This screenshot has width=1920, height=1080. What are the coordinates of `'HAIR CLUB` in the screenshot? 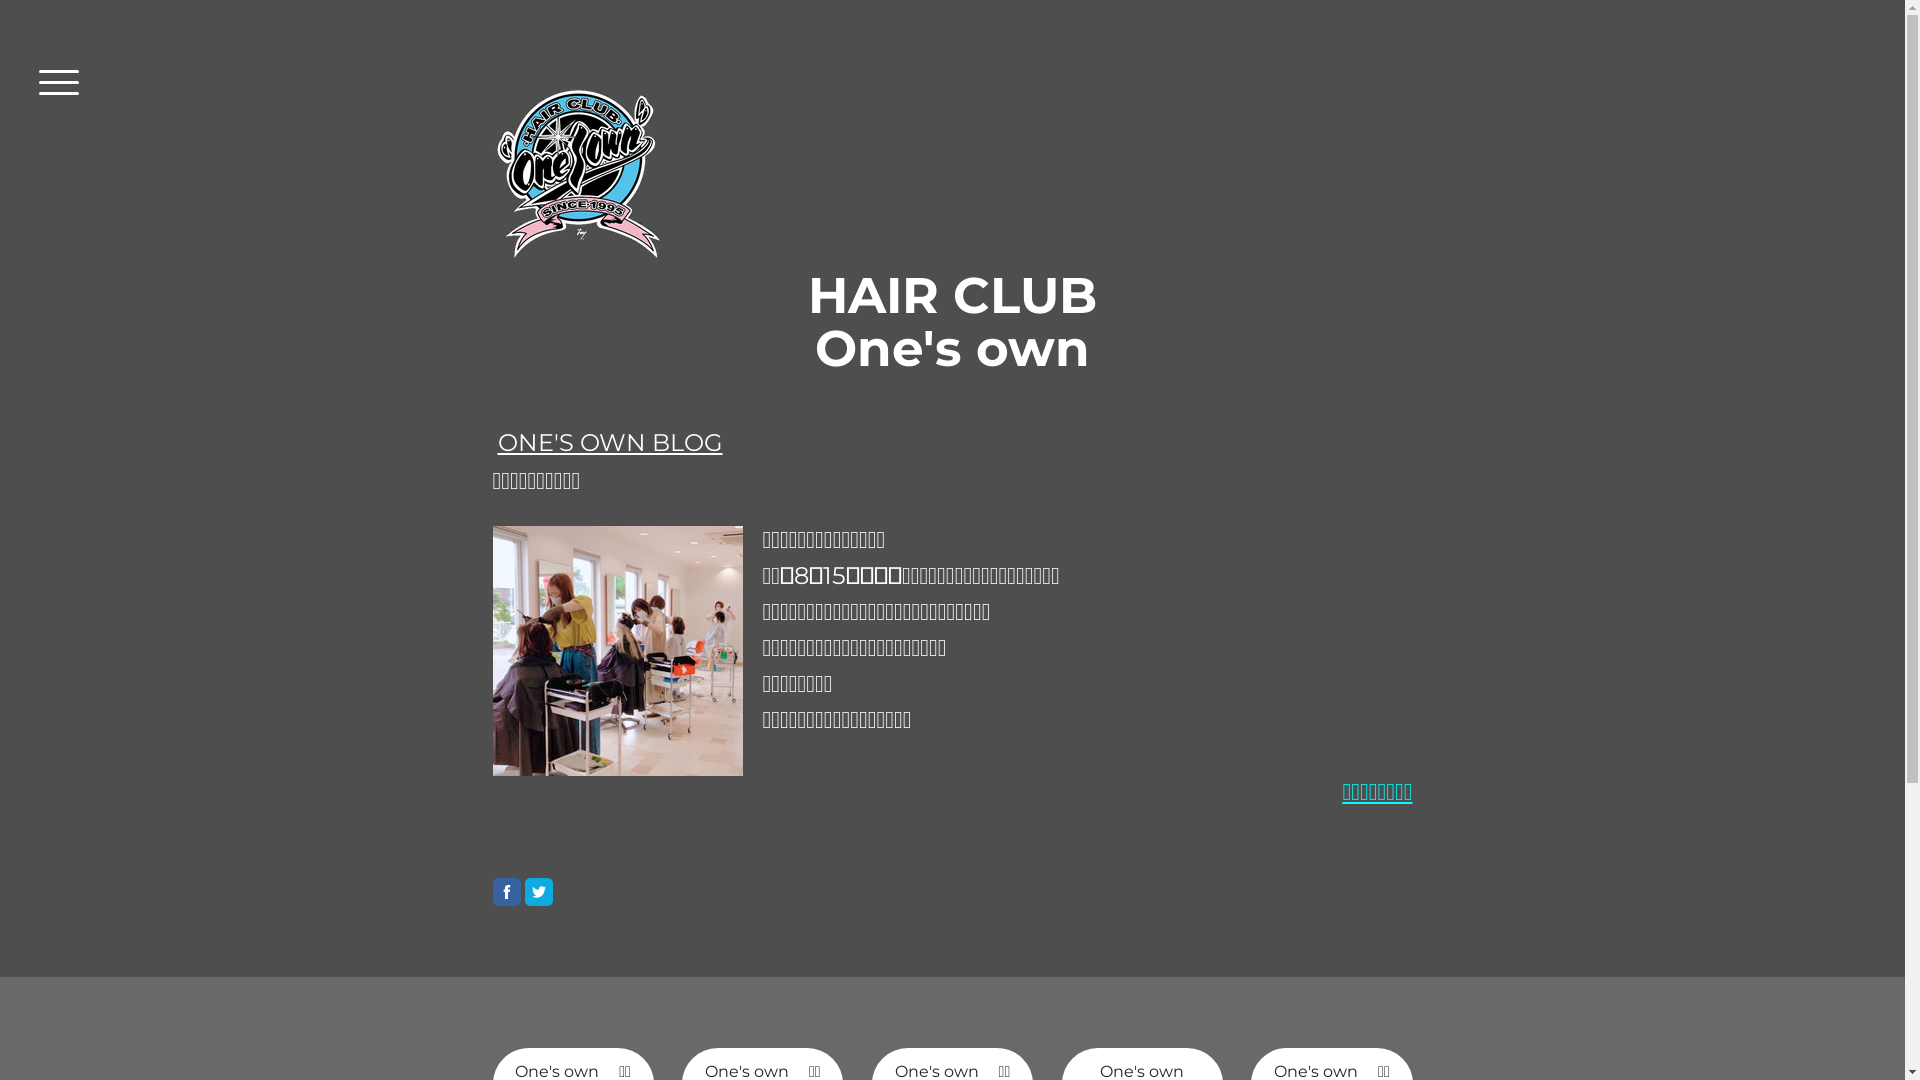 It's located at (950, 321).